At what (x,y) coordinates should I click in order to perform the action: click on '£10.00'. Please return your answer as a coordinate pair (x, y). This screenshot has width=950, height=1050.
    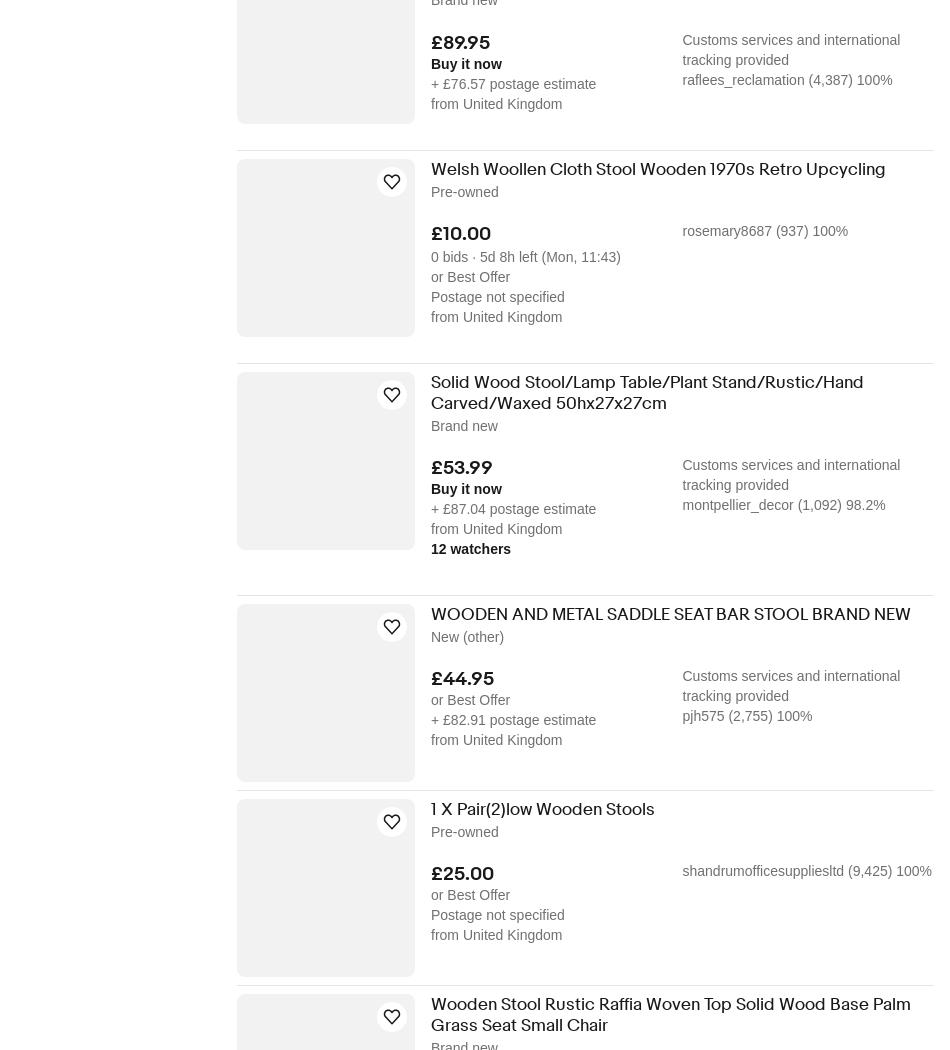
    Looking at the image, I should click on (460, 232).